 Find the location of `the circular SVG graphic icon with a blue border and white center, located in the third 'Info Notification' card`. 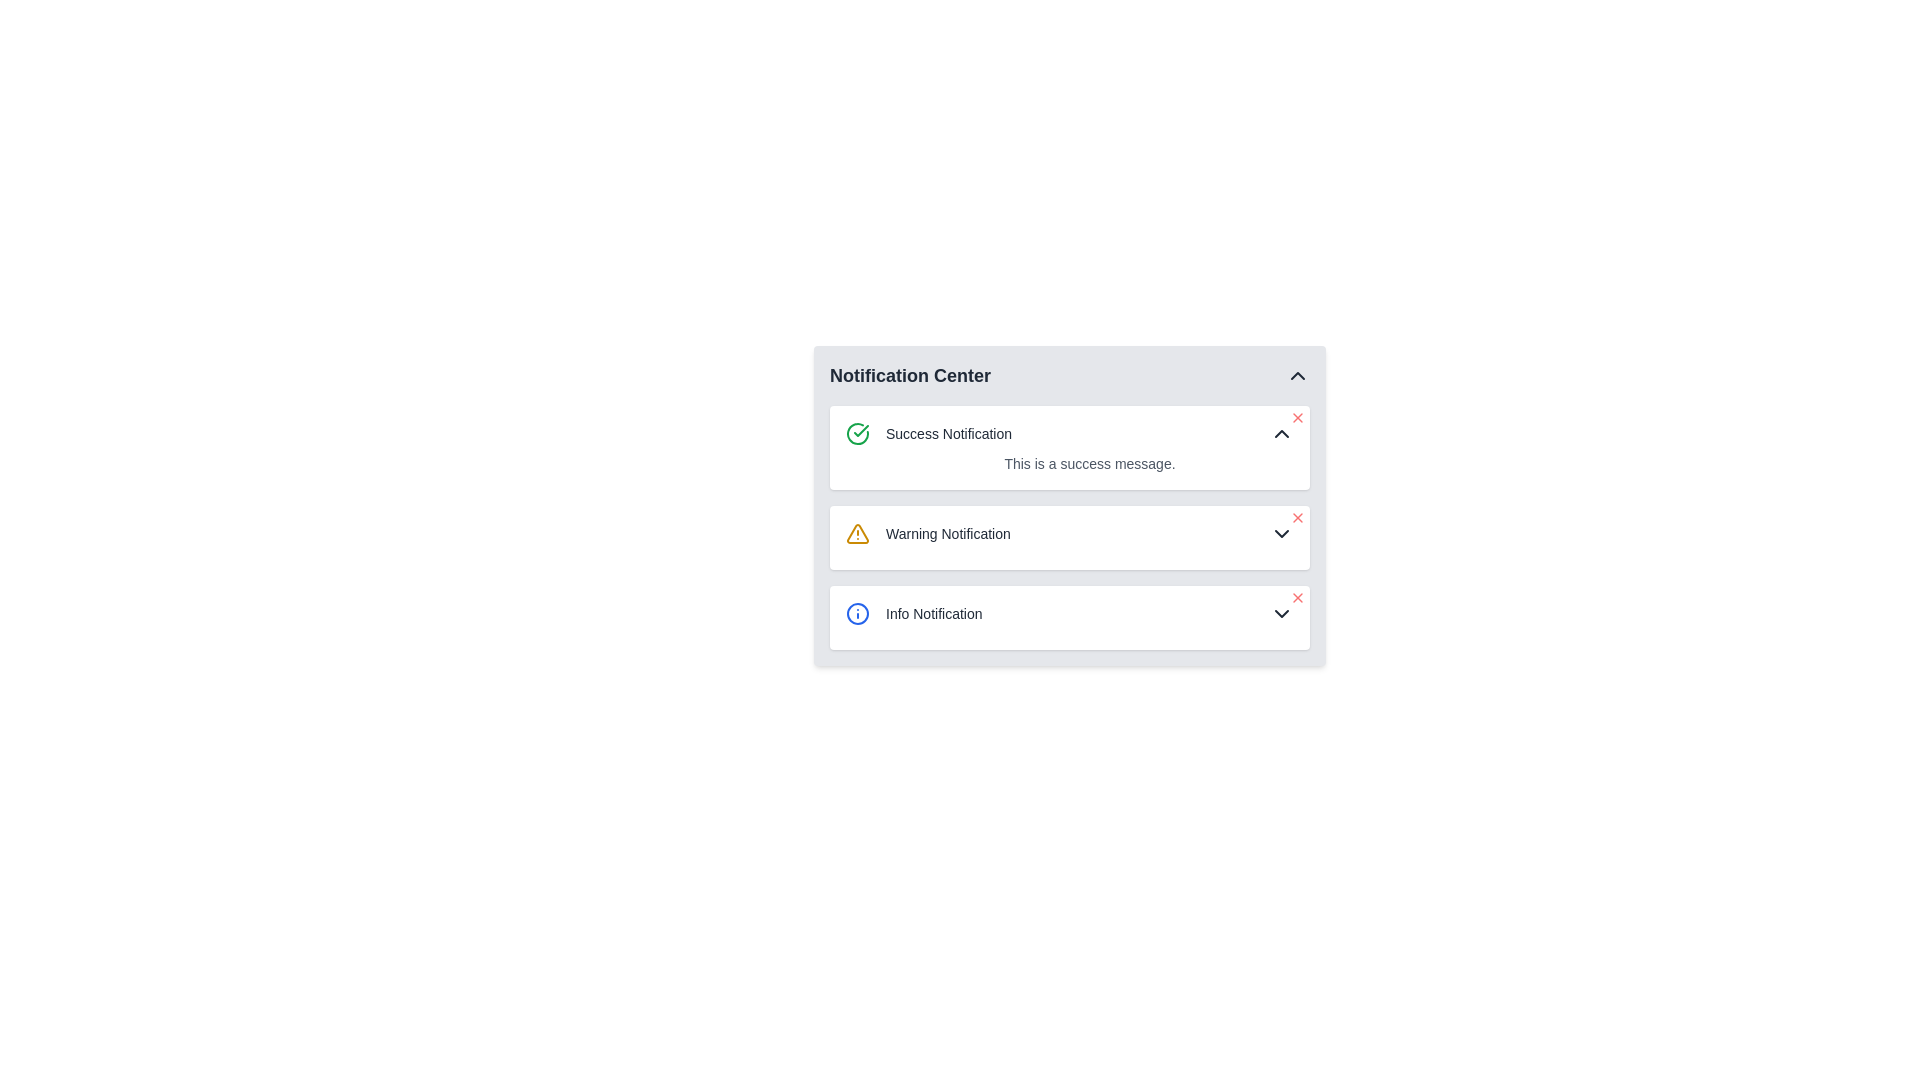

the circular SVG graphic icon with a blue border and white center, located in the third 'Info Notification' card is located at coordinates (858, 612).